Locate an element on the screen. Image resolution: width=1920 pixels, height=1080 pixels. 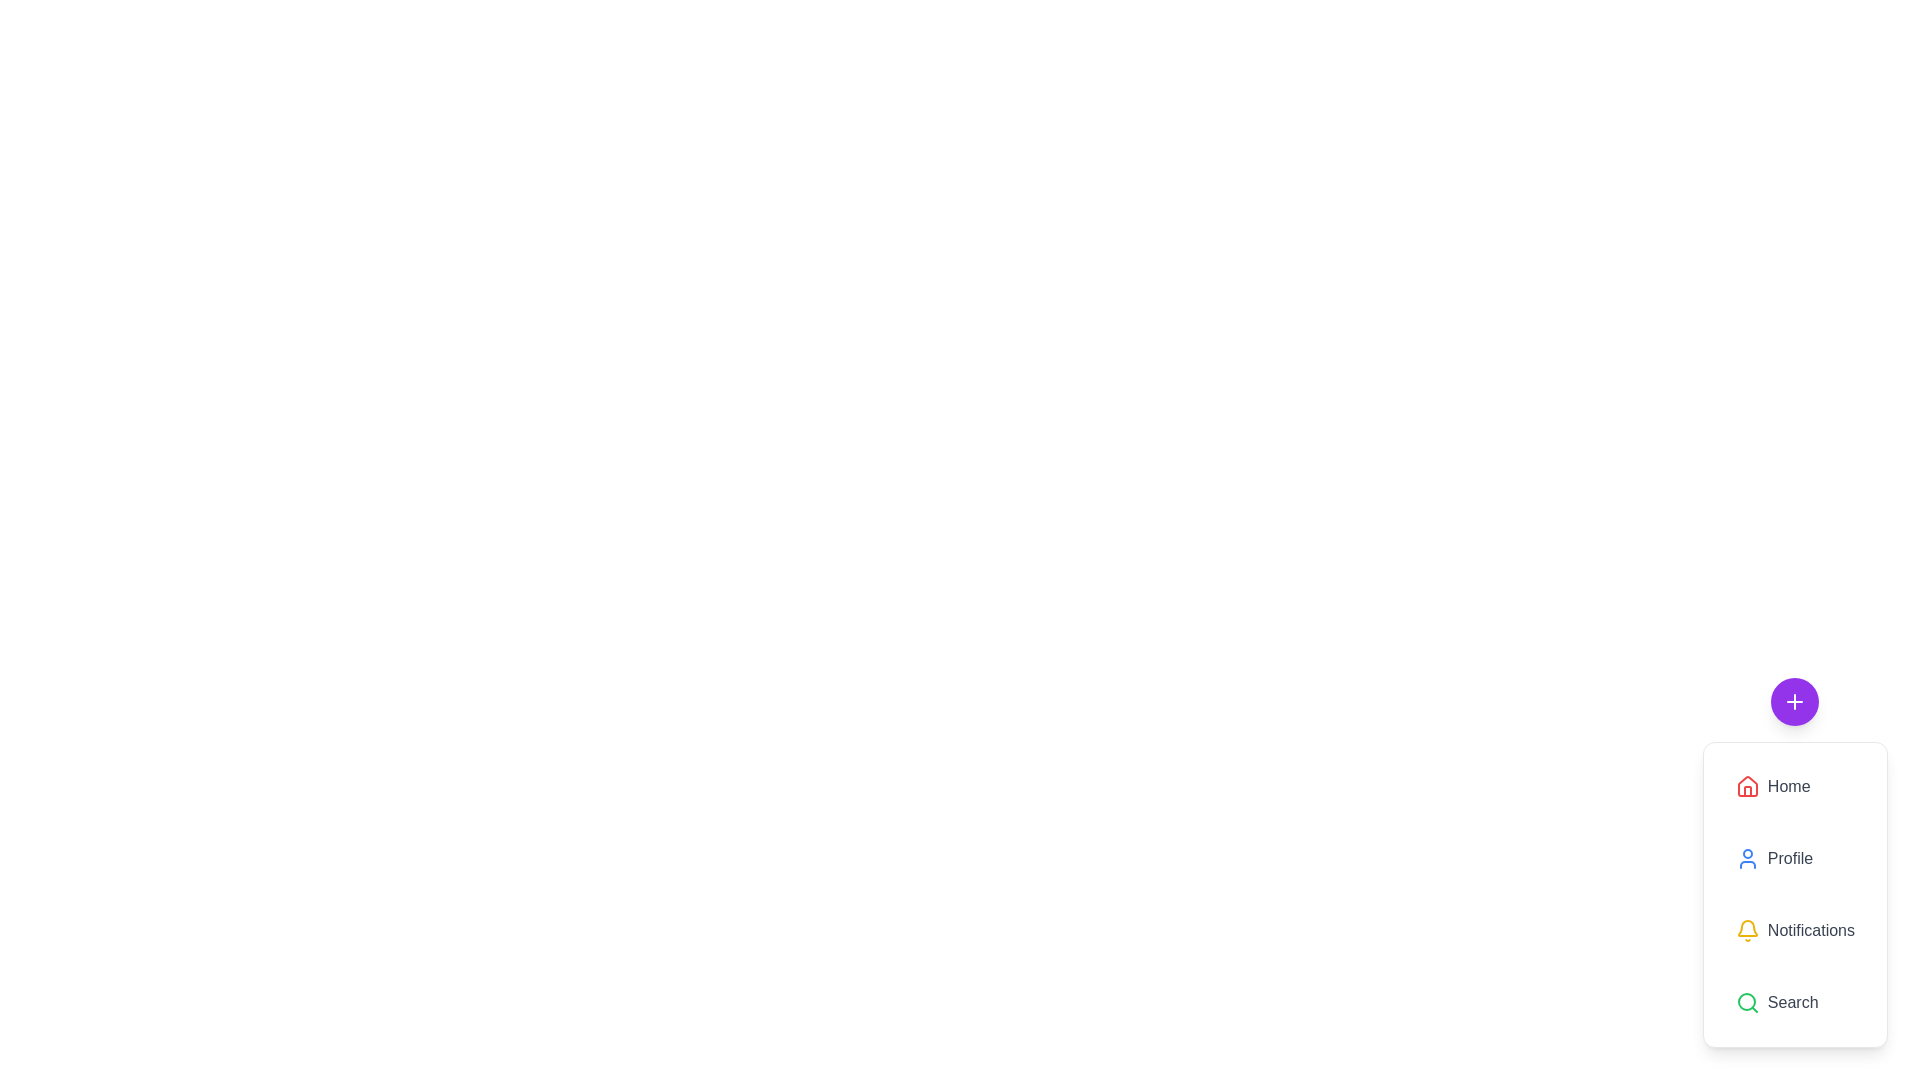
the 'Home' button in the speed dial menu is located at coordinates (1795, 785).